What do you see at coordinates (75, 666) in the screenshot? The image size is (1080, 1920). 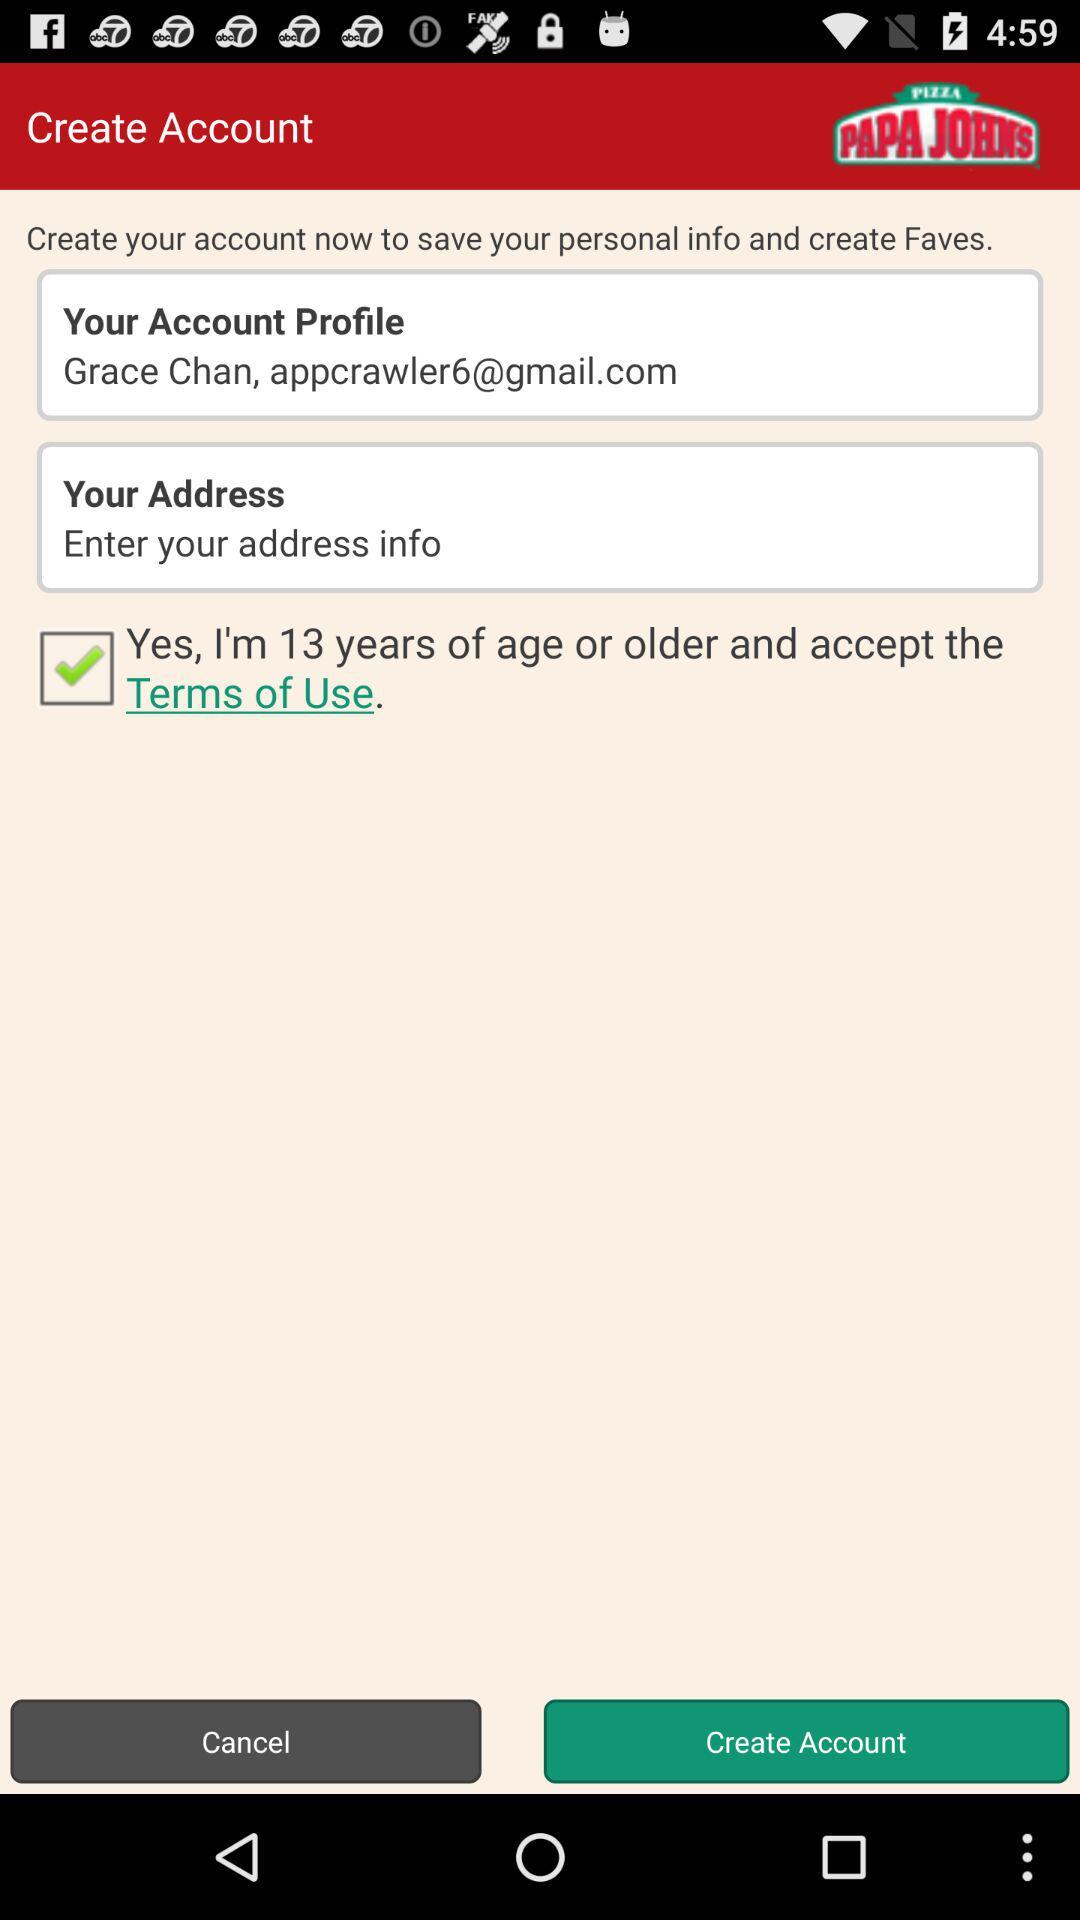 I see `button above the cancel icon` at bounding box center [75, 666].